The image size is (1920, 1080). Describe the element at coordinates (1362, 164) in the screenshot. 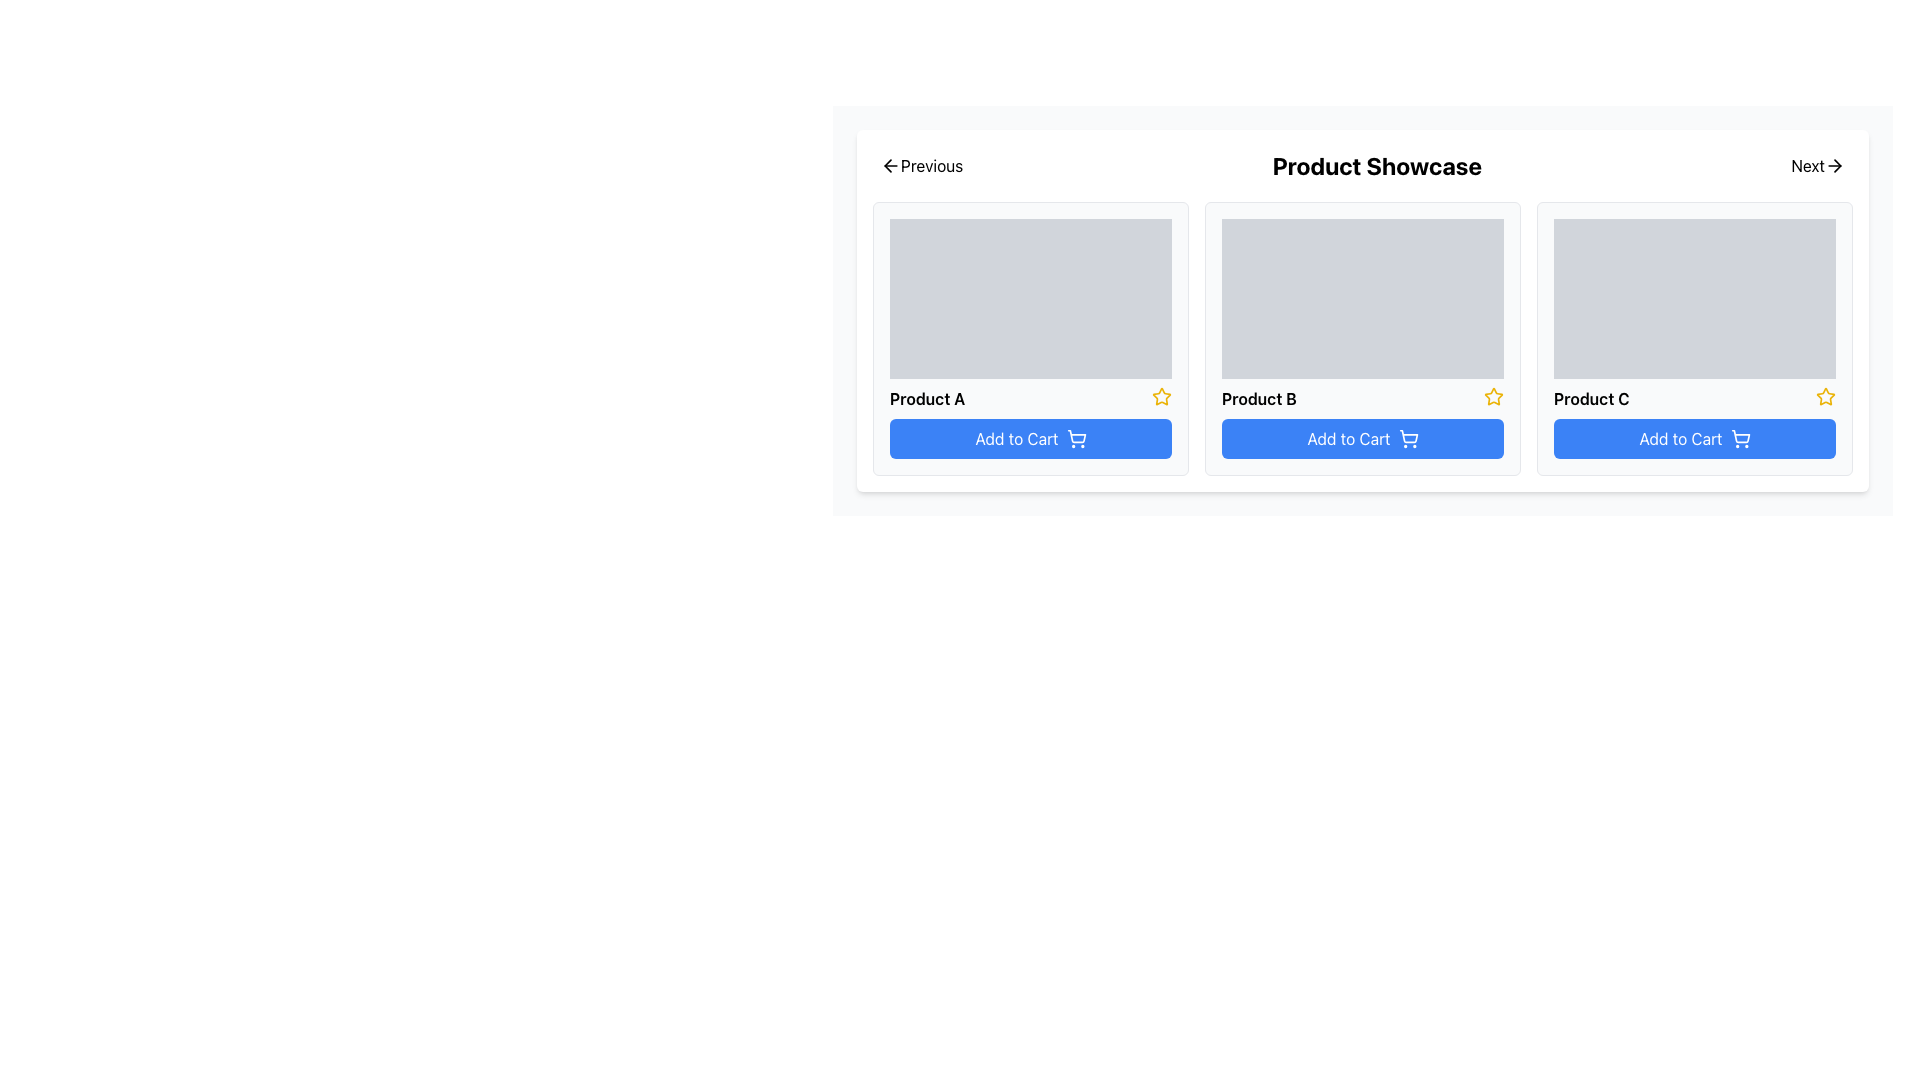

I see `title 'Product Showcase' from the top section of the card layout, which is centered in the composite UI element containing navigation buttons` at that location.